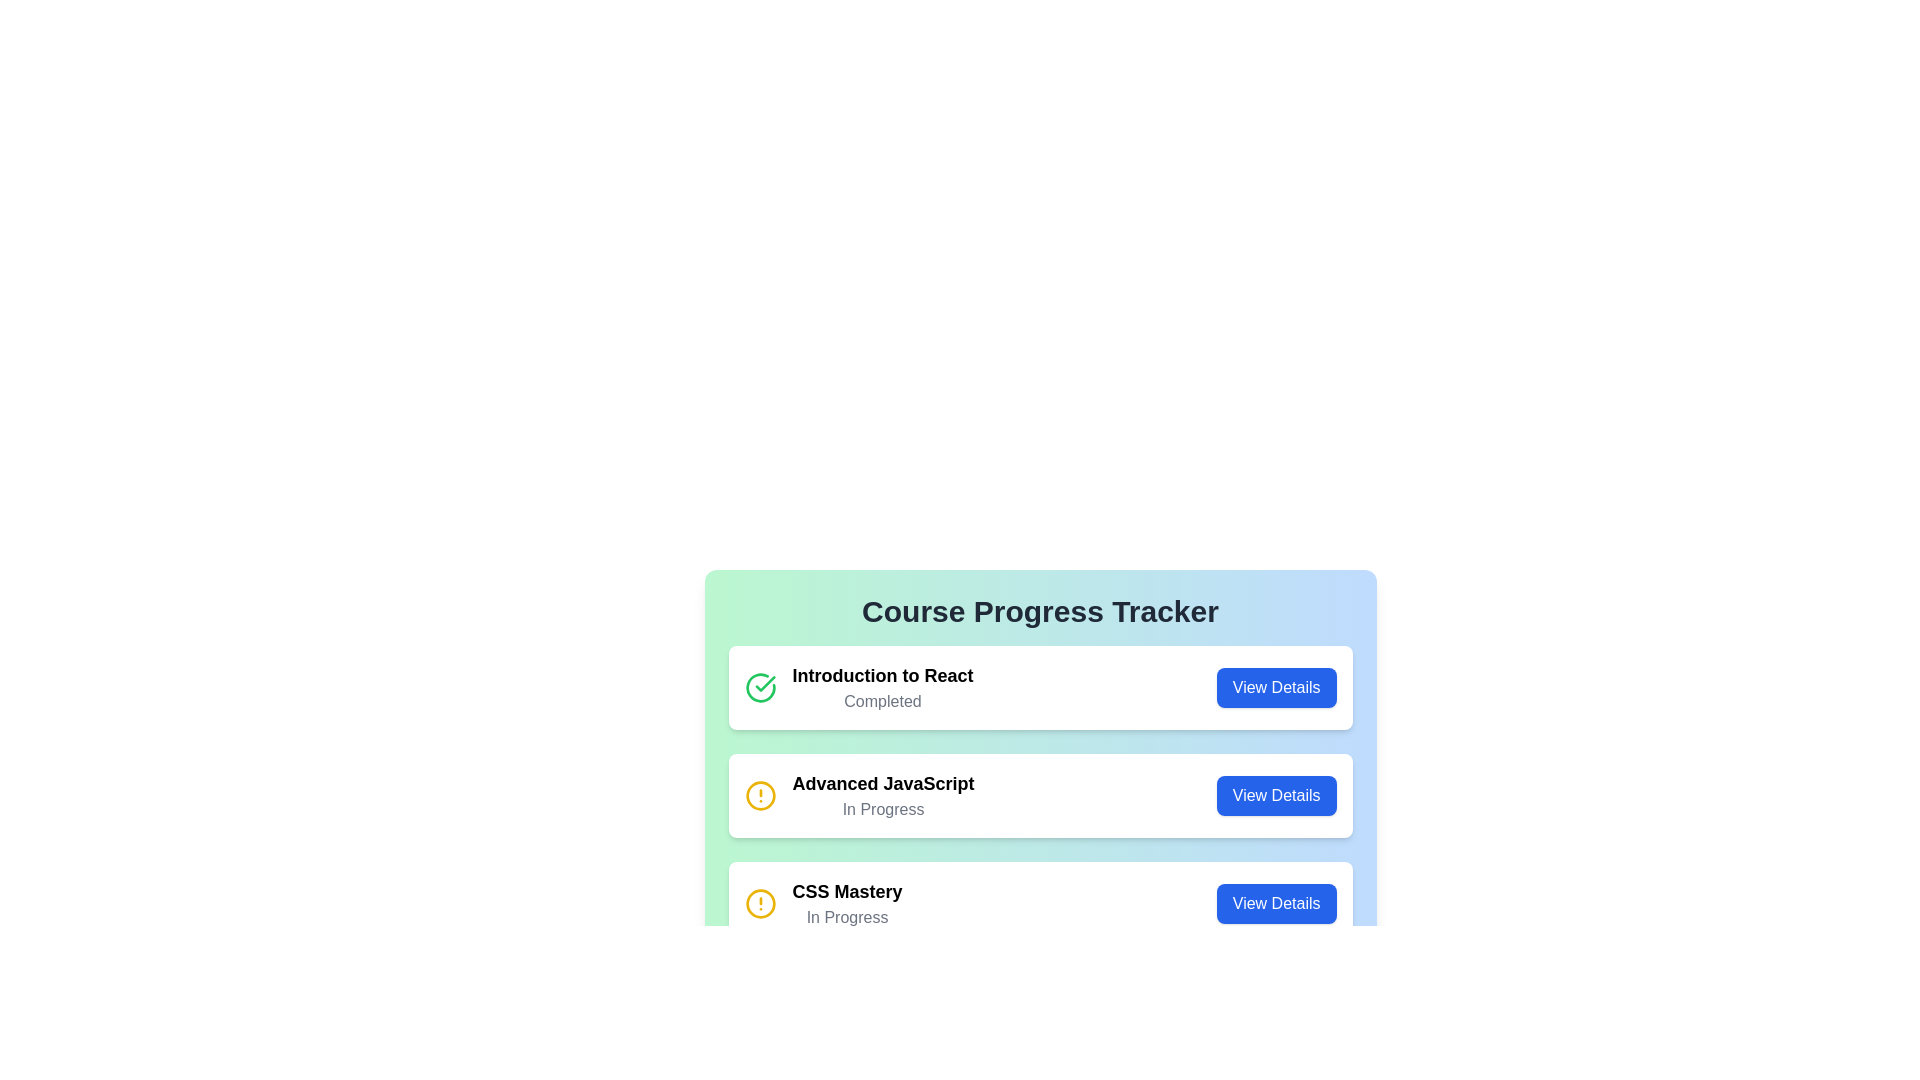  I want to click on the yellow gradient circular icon element indicating course status for 'CSS Mastery' in the 'Course Progress Tracker' interface, so click(759, 903).